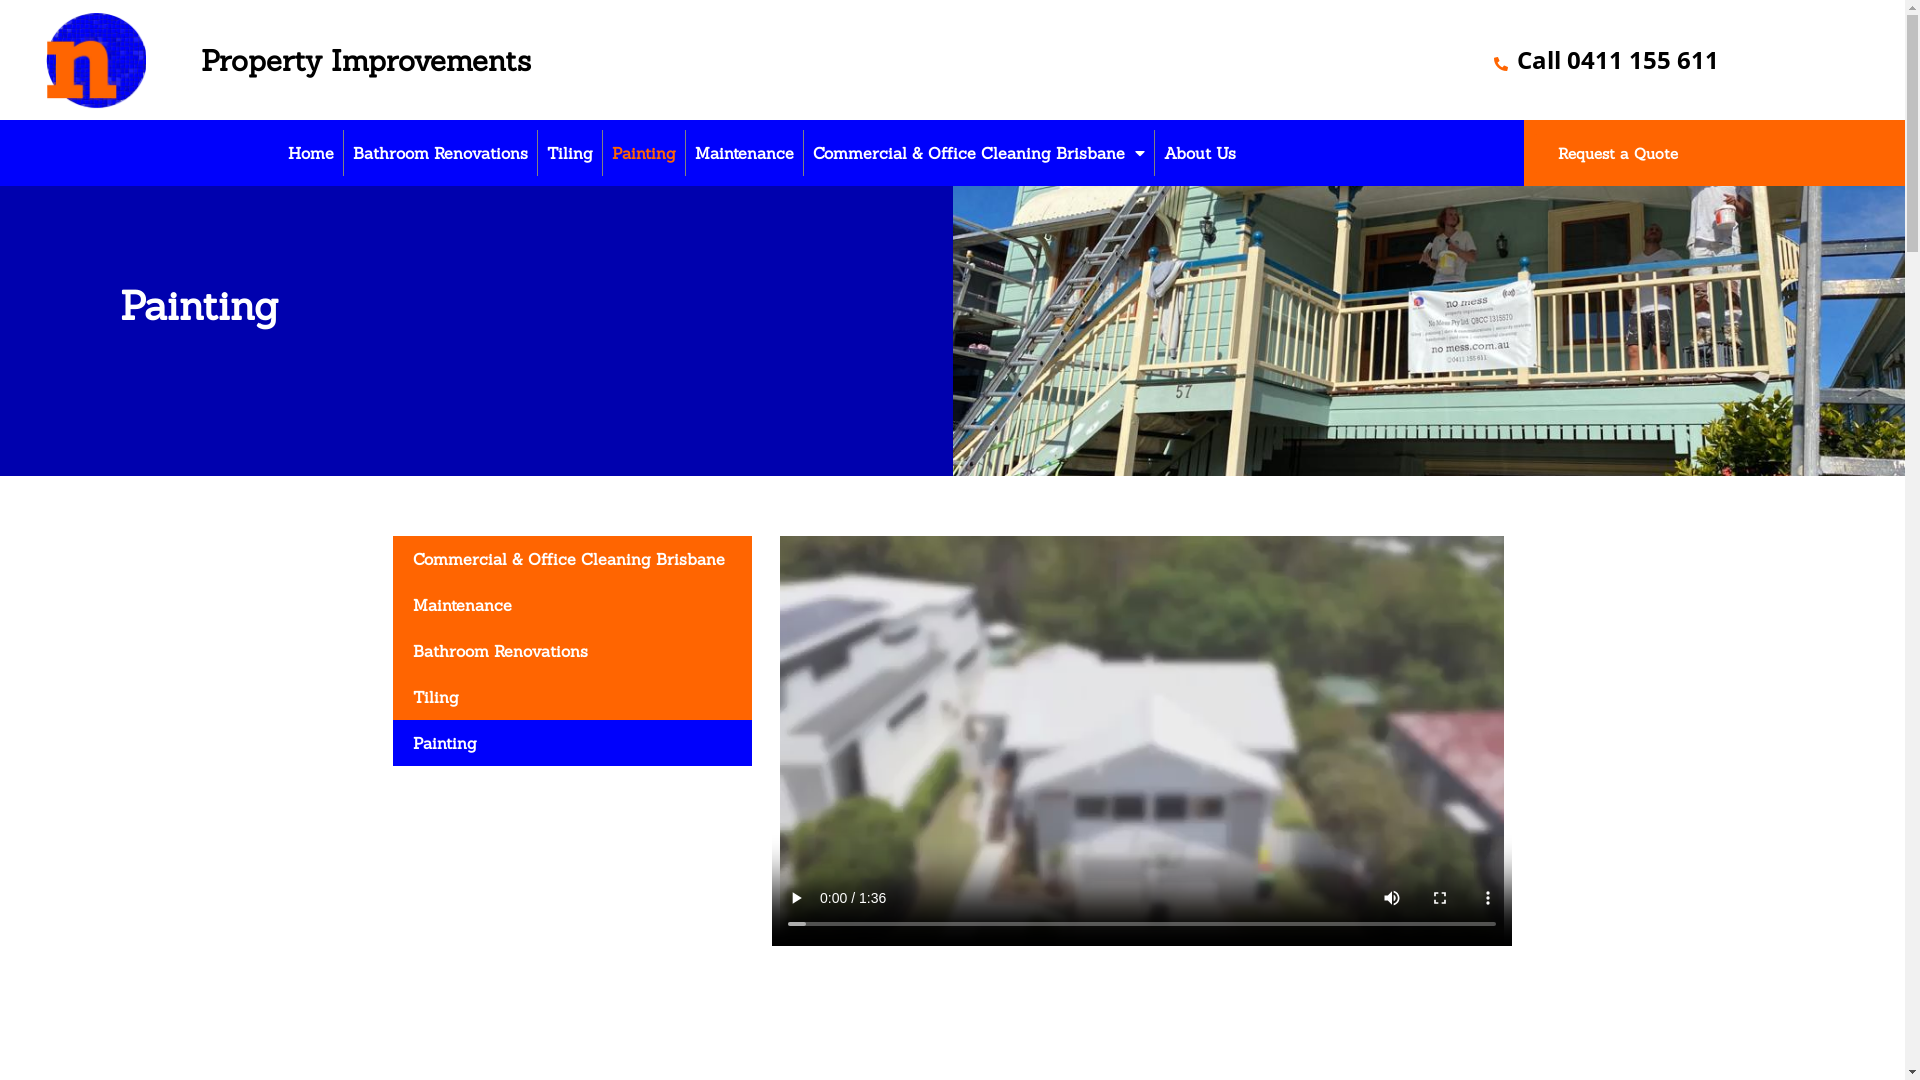 The width and height of the screenshot is (1920, 1080). I want to click on 'Bathroom Renovations', so click(344, 152).